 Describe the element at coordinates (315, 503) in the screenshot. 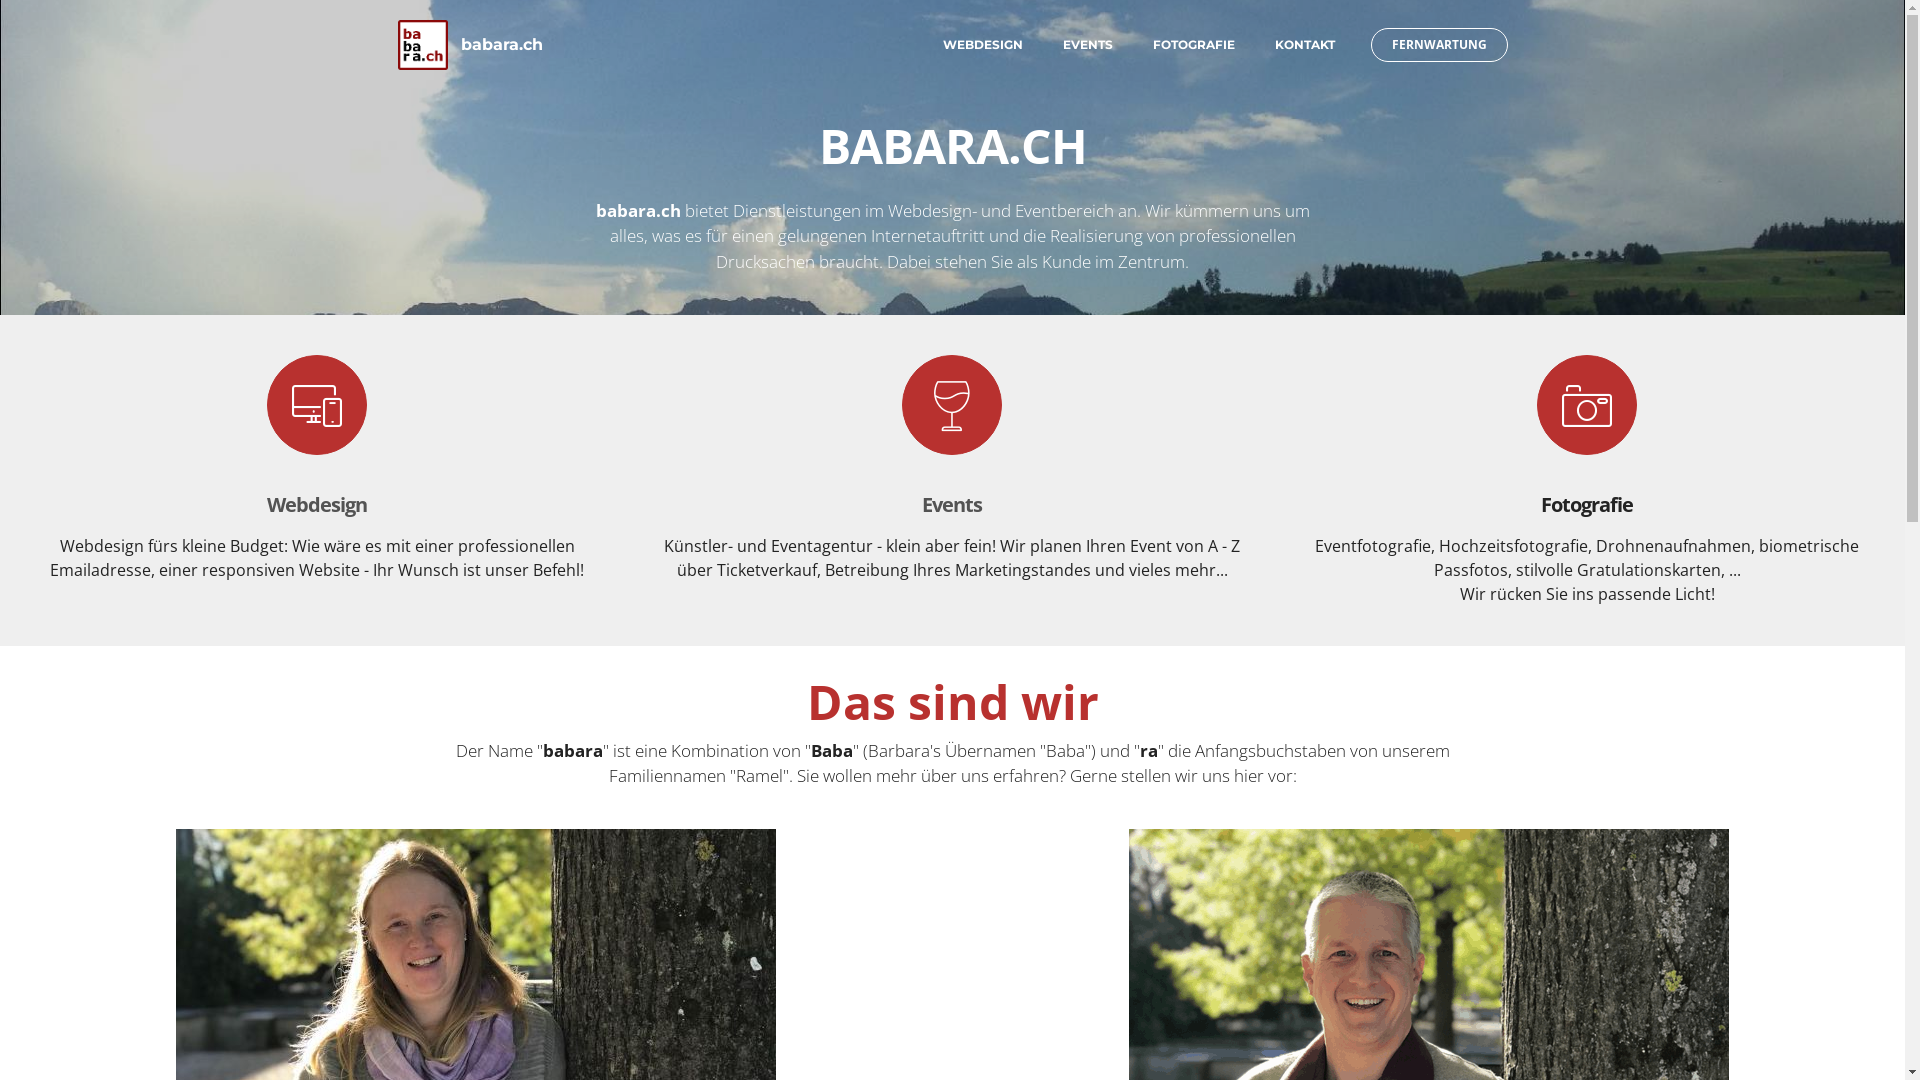

I see `'Webdesign'` at that location.